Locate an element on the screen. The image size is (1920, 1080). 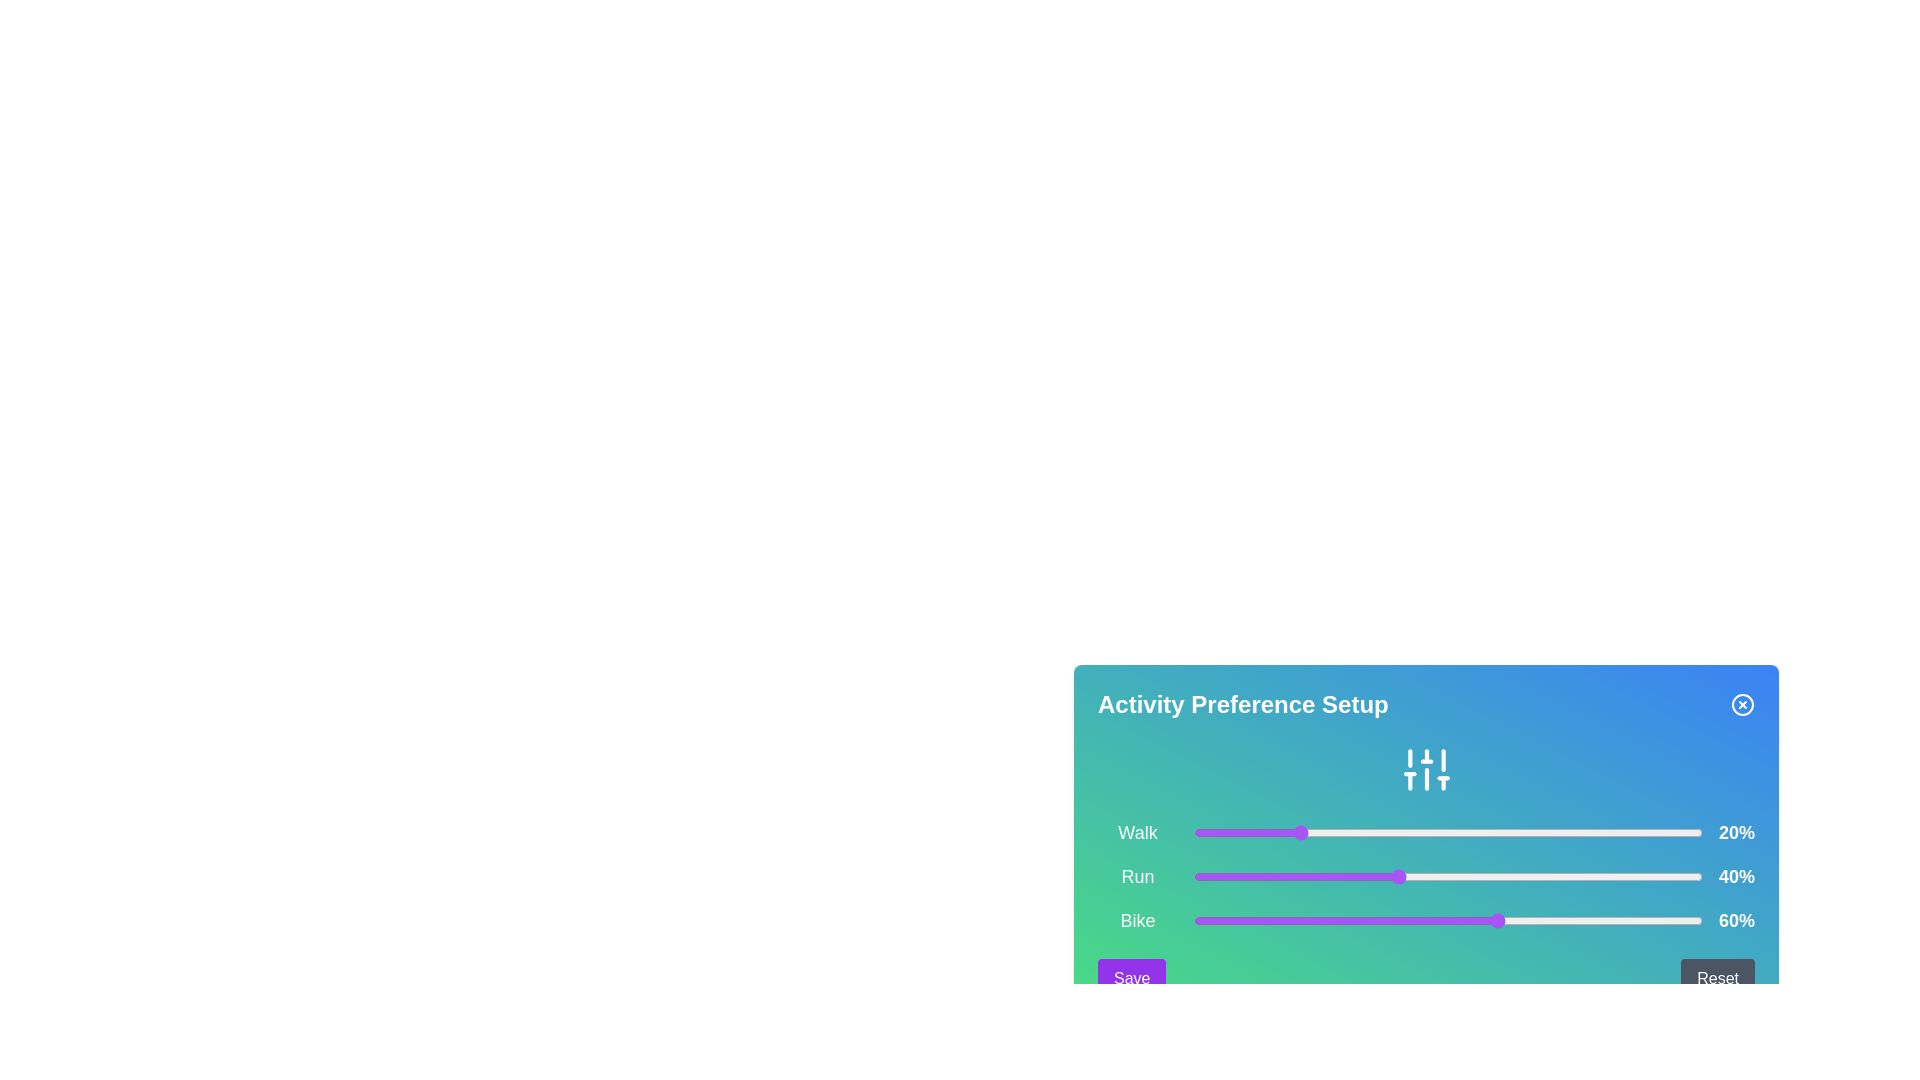
the slider for 0 to 37% is located at coordinates (1381, 833).